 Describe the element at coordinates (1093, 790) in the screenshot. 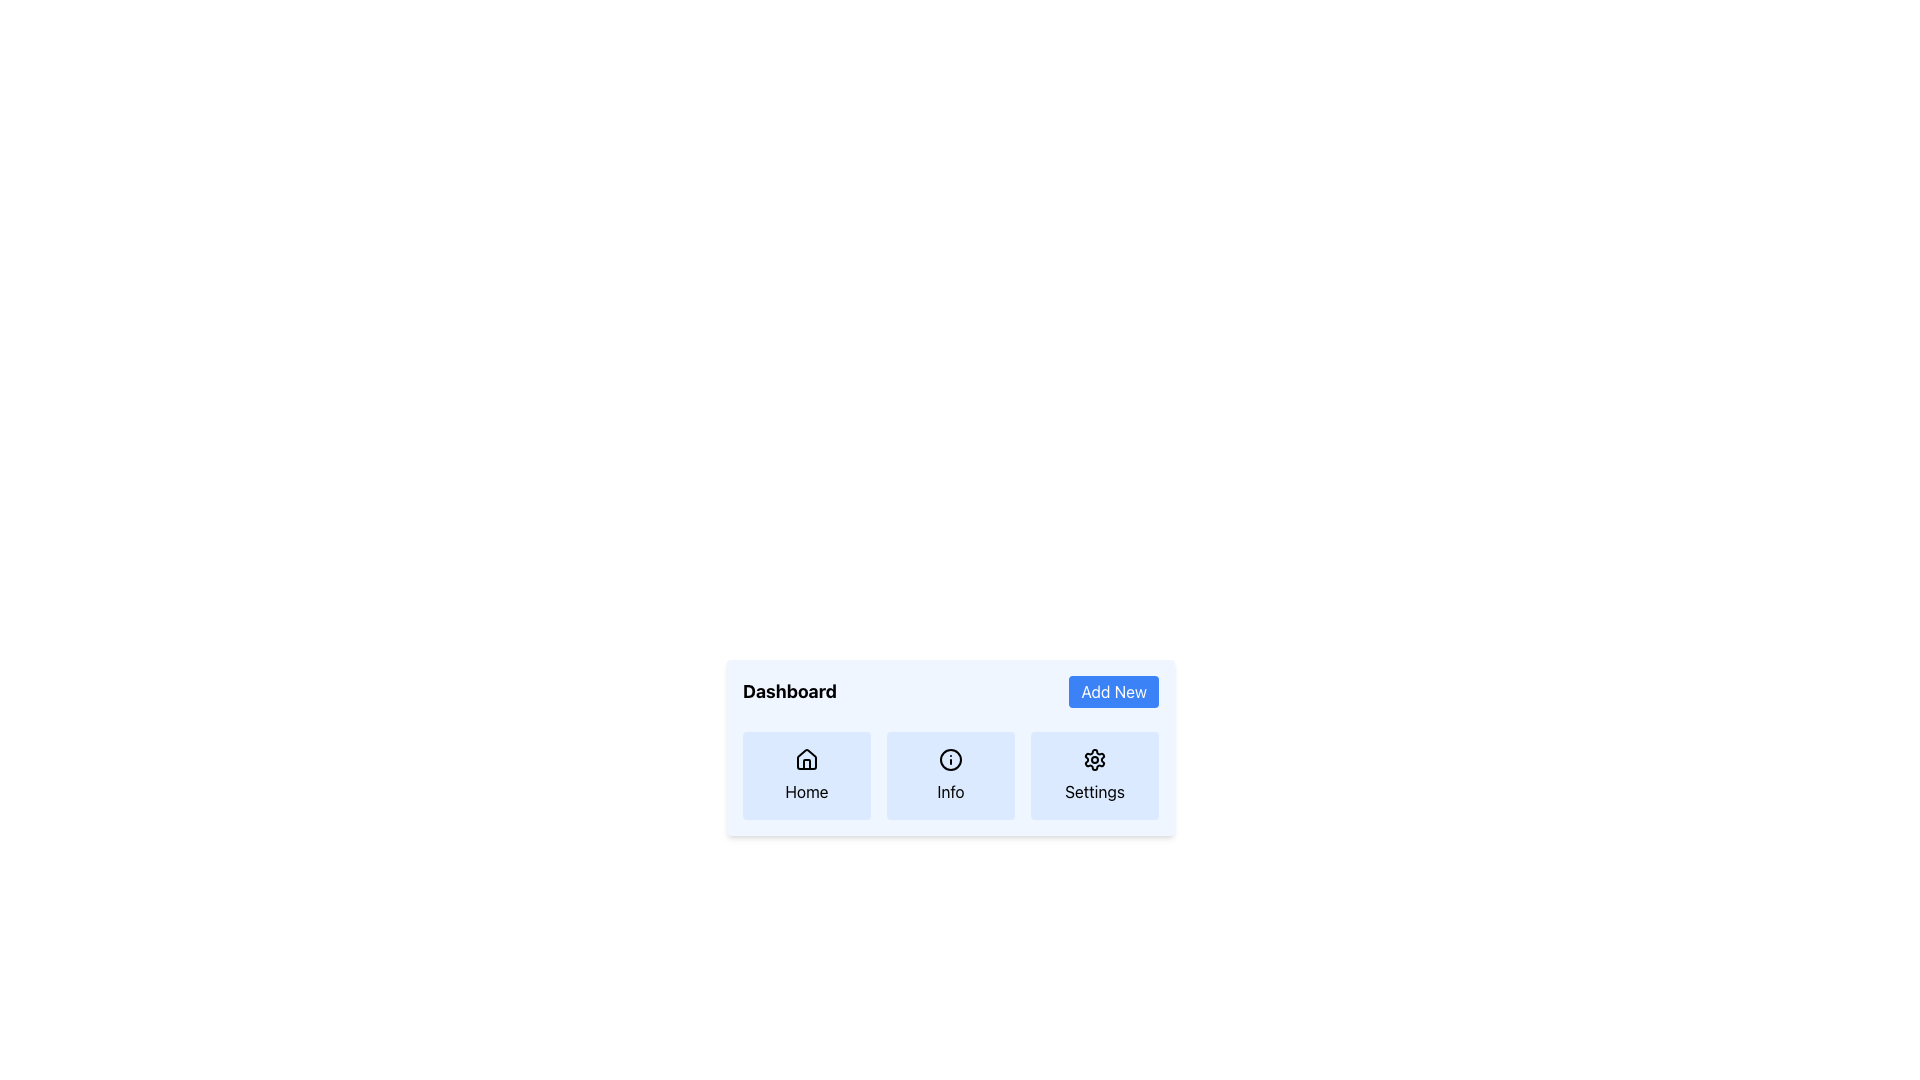

I see `the 'Settings' text label, which is the third element in a horizontal set of three containers, located in the lower section of the main view area` at that location.